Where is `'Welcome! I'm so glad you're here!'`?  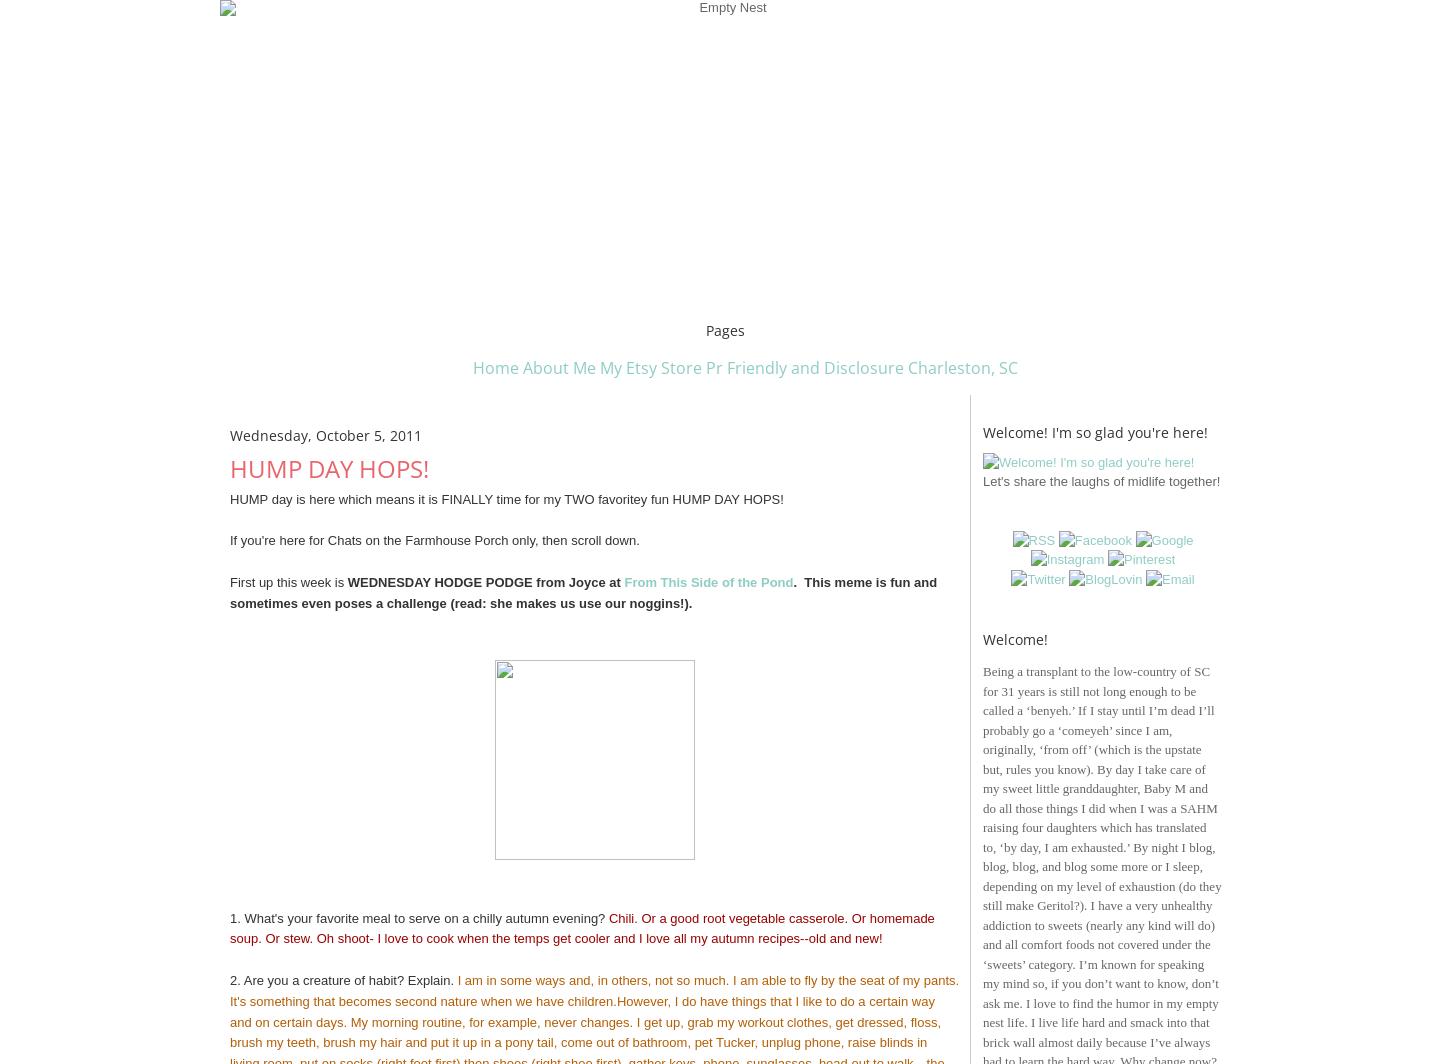 'Welcome! I'm so glad you're here!' is located at coordinates (1094, 431).